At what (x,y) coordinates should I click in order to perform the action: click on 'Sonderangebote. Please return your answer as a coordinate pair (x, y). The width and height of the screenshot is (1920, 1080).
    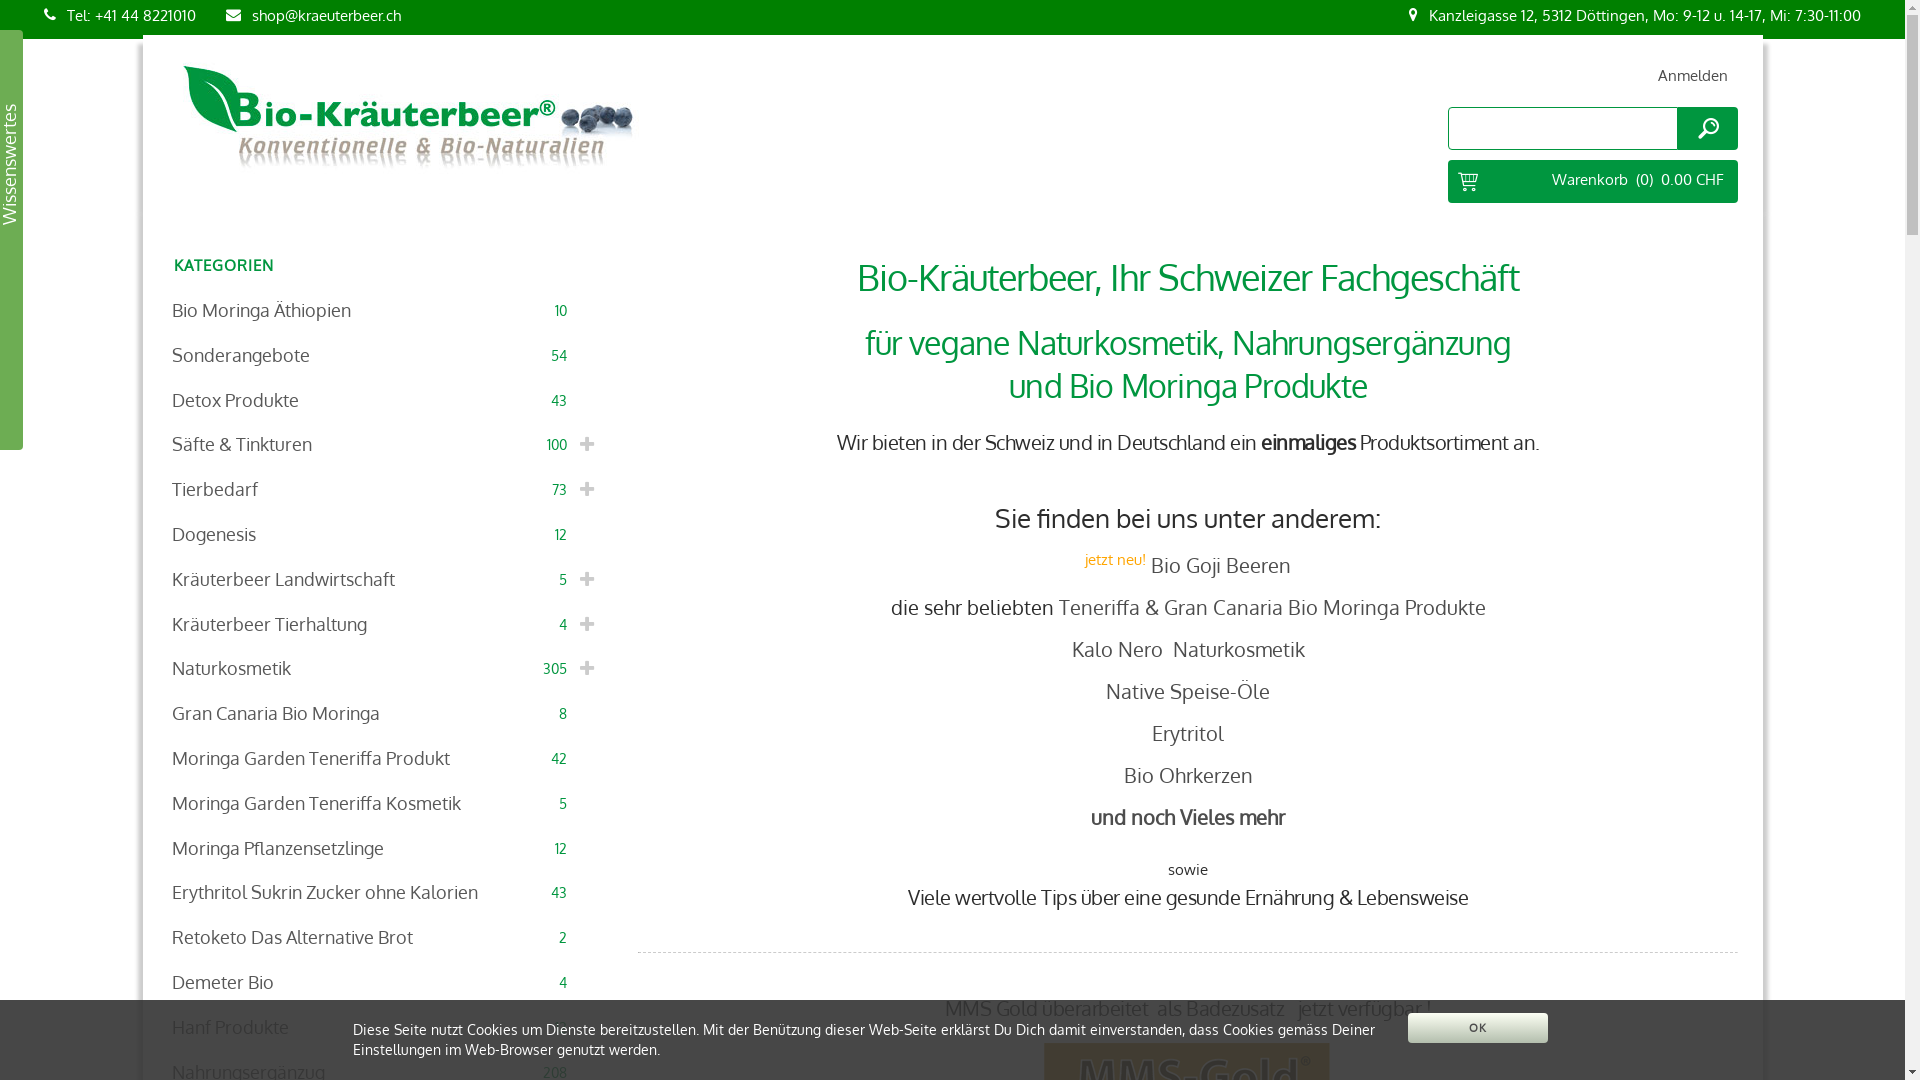
    Looking at the image, I should click on (387, 354).